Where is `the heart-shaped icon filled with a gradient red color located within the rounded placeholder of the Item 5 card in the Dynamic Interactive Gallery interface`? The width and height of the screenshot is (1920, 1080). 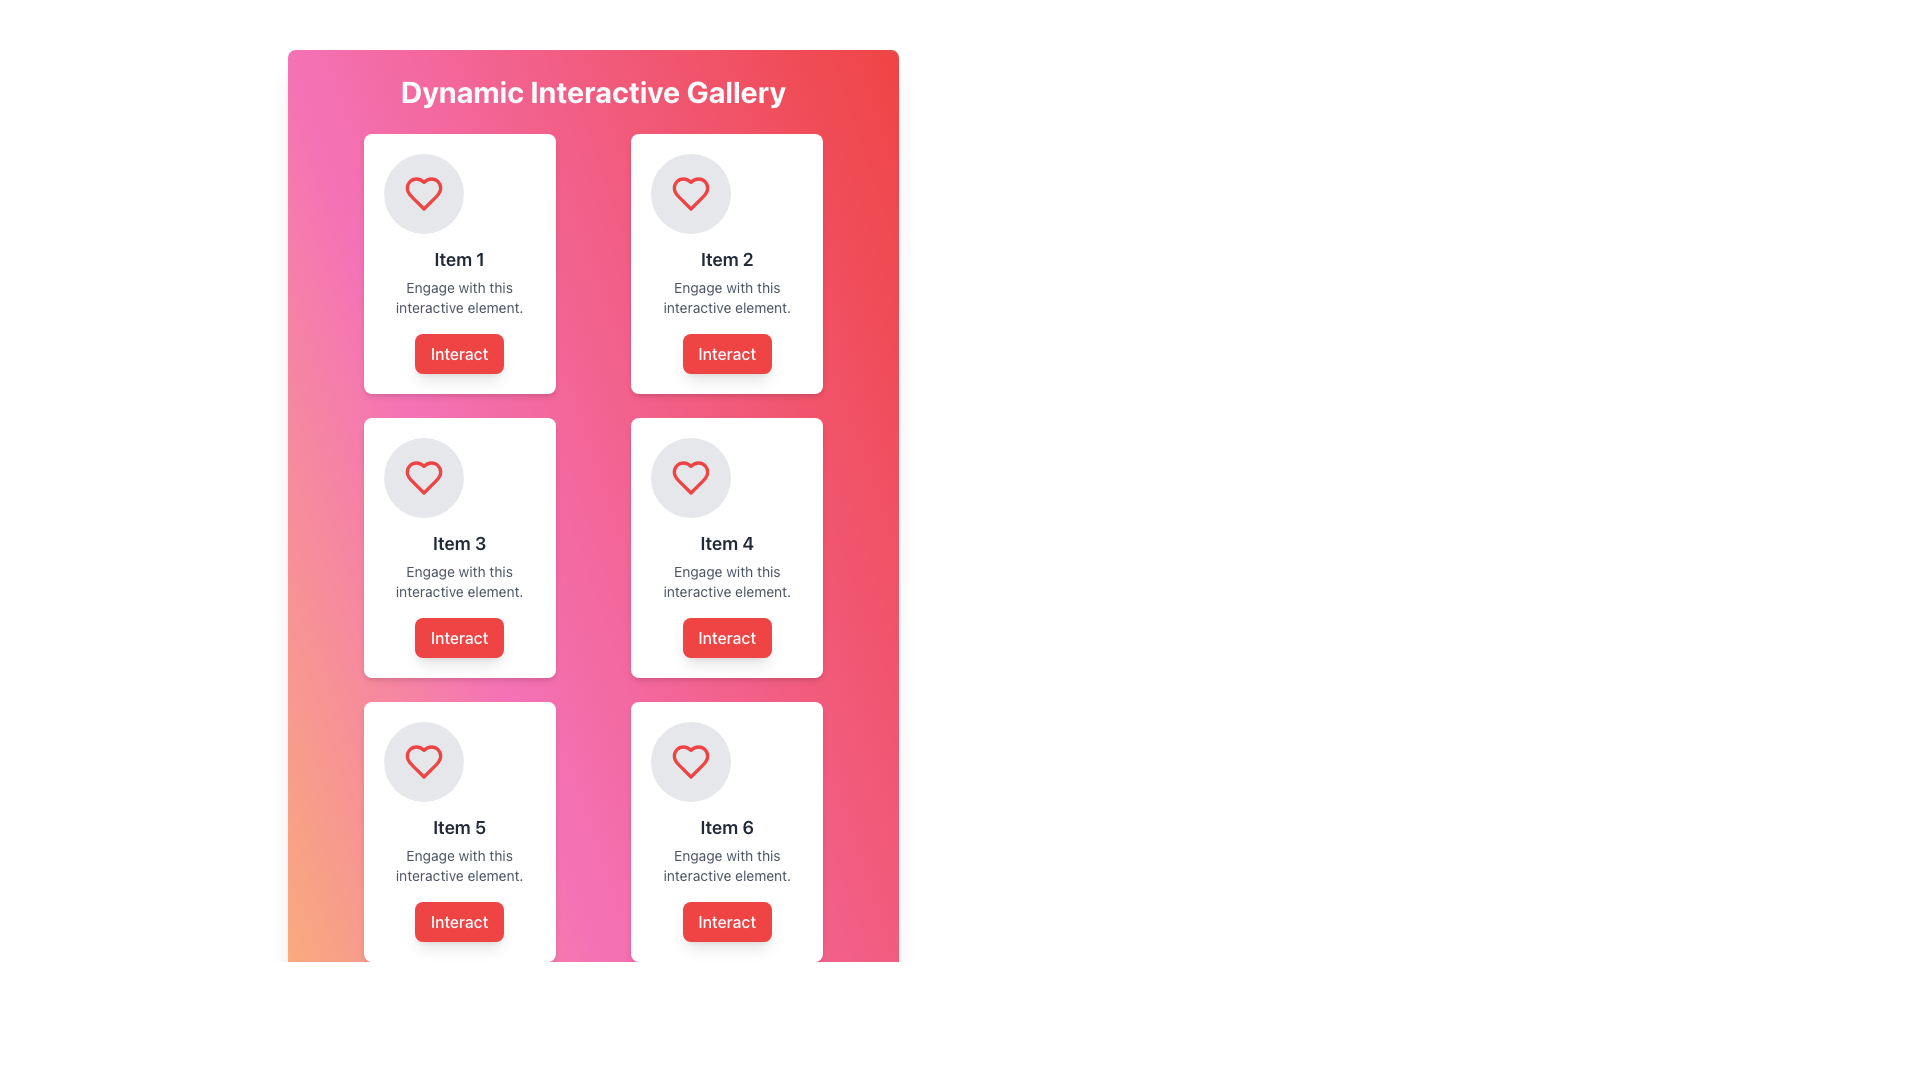
the heart-shaped icon filled with a gradient red color located within the rounded placeholder of the Item 5 card in the Dynamic Interactive Gallery interface is located at coordinates (422, 1044).